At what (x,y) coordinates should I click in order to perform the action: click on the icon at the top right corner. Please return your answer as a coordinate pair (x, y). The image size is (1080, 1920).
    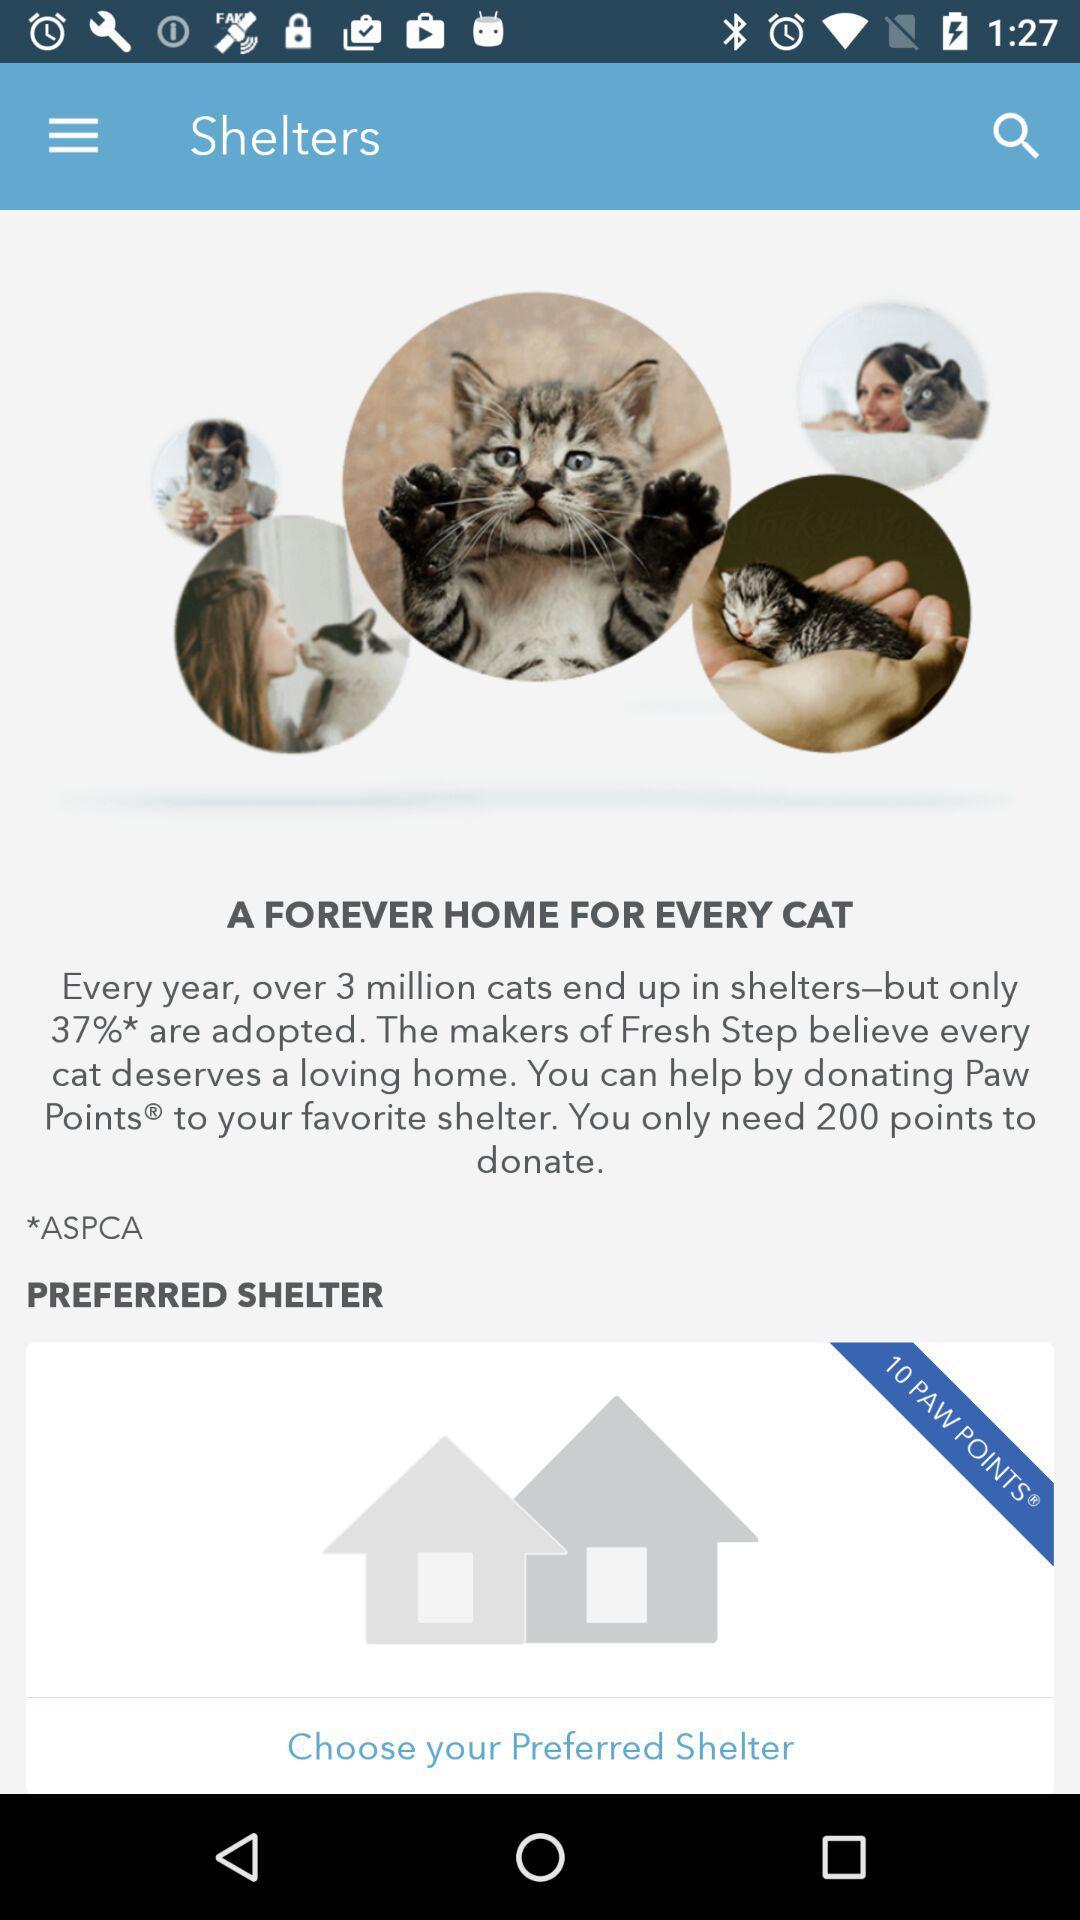
    Looking at the image, I should click on (1017, 135).